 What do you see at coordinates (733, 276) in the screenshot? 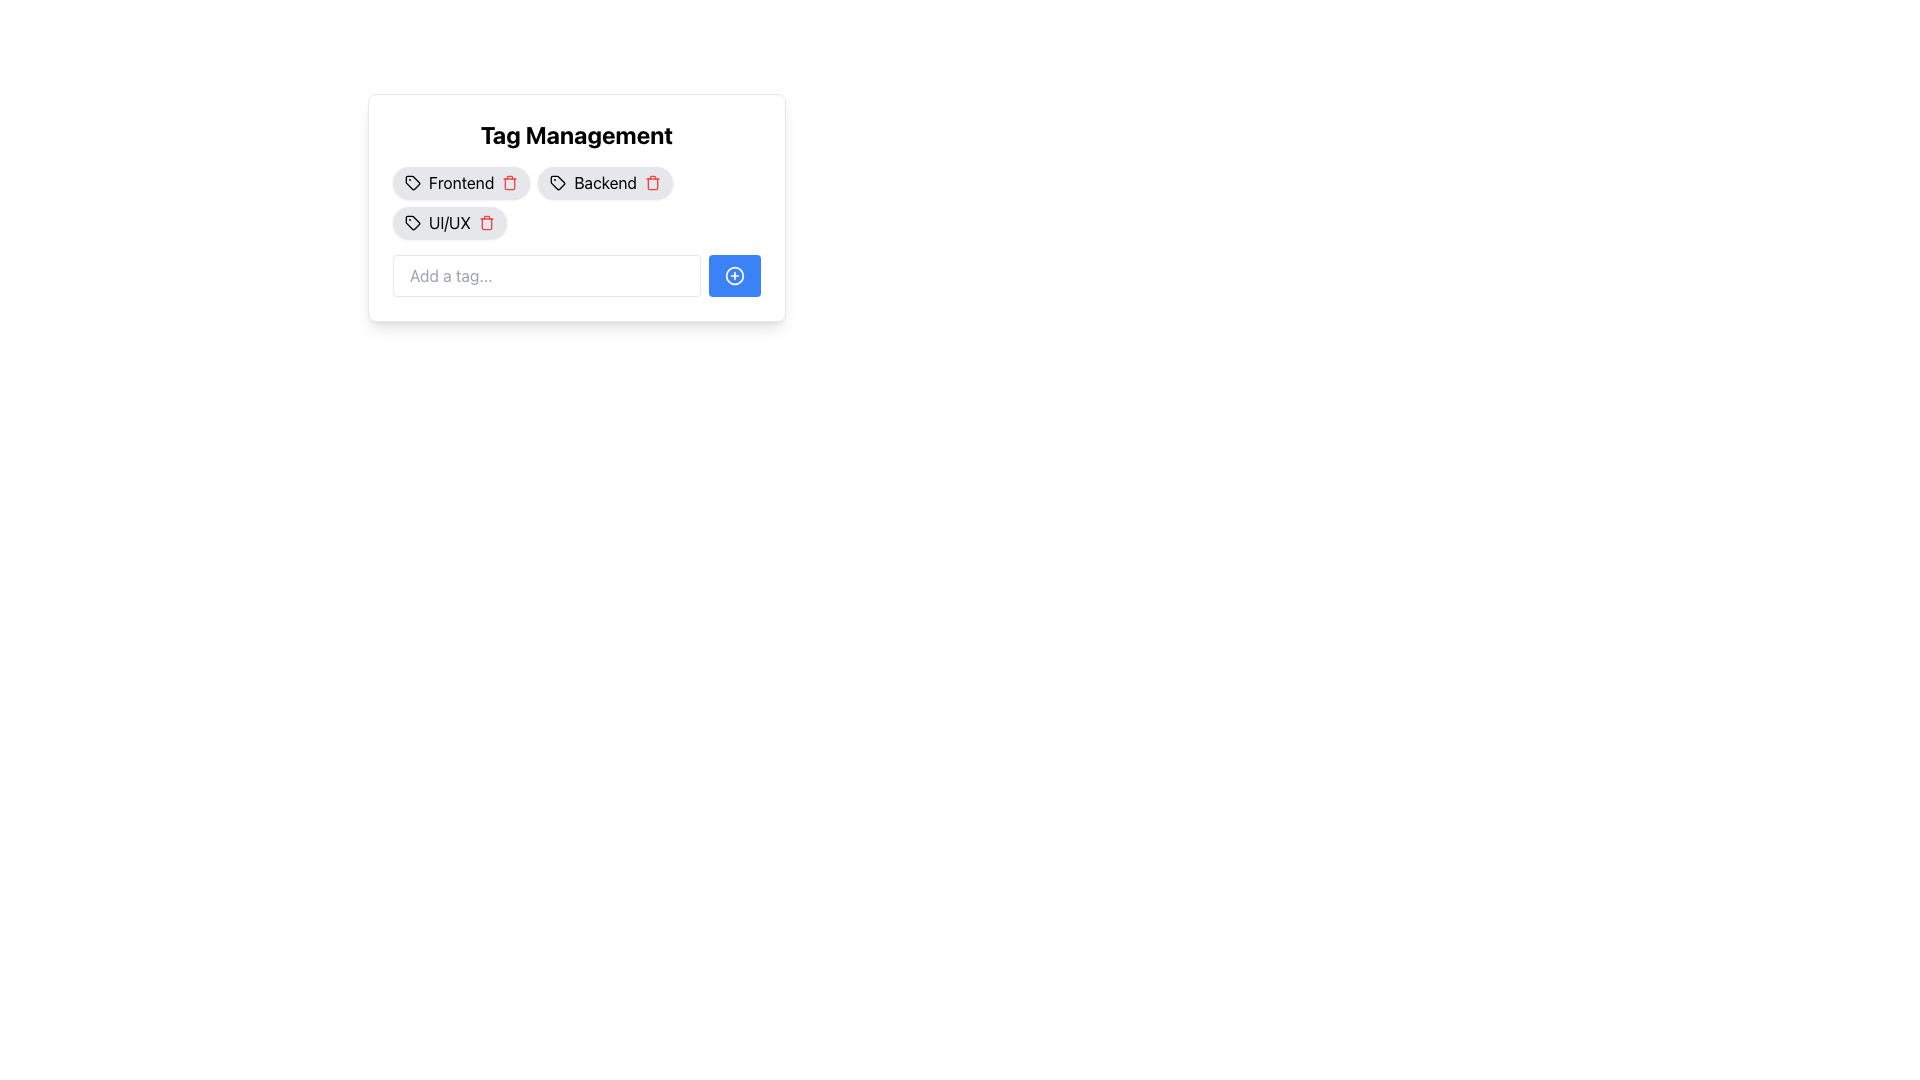
I see `the circular 'Add' button located at the bottom-right corner of the tag management interface, which is used for adding new tags or items` at bounding box center [733, 276].